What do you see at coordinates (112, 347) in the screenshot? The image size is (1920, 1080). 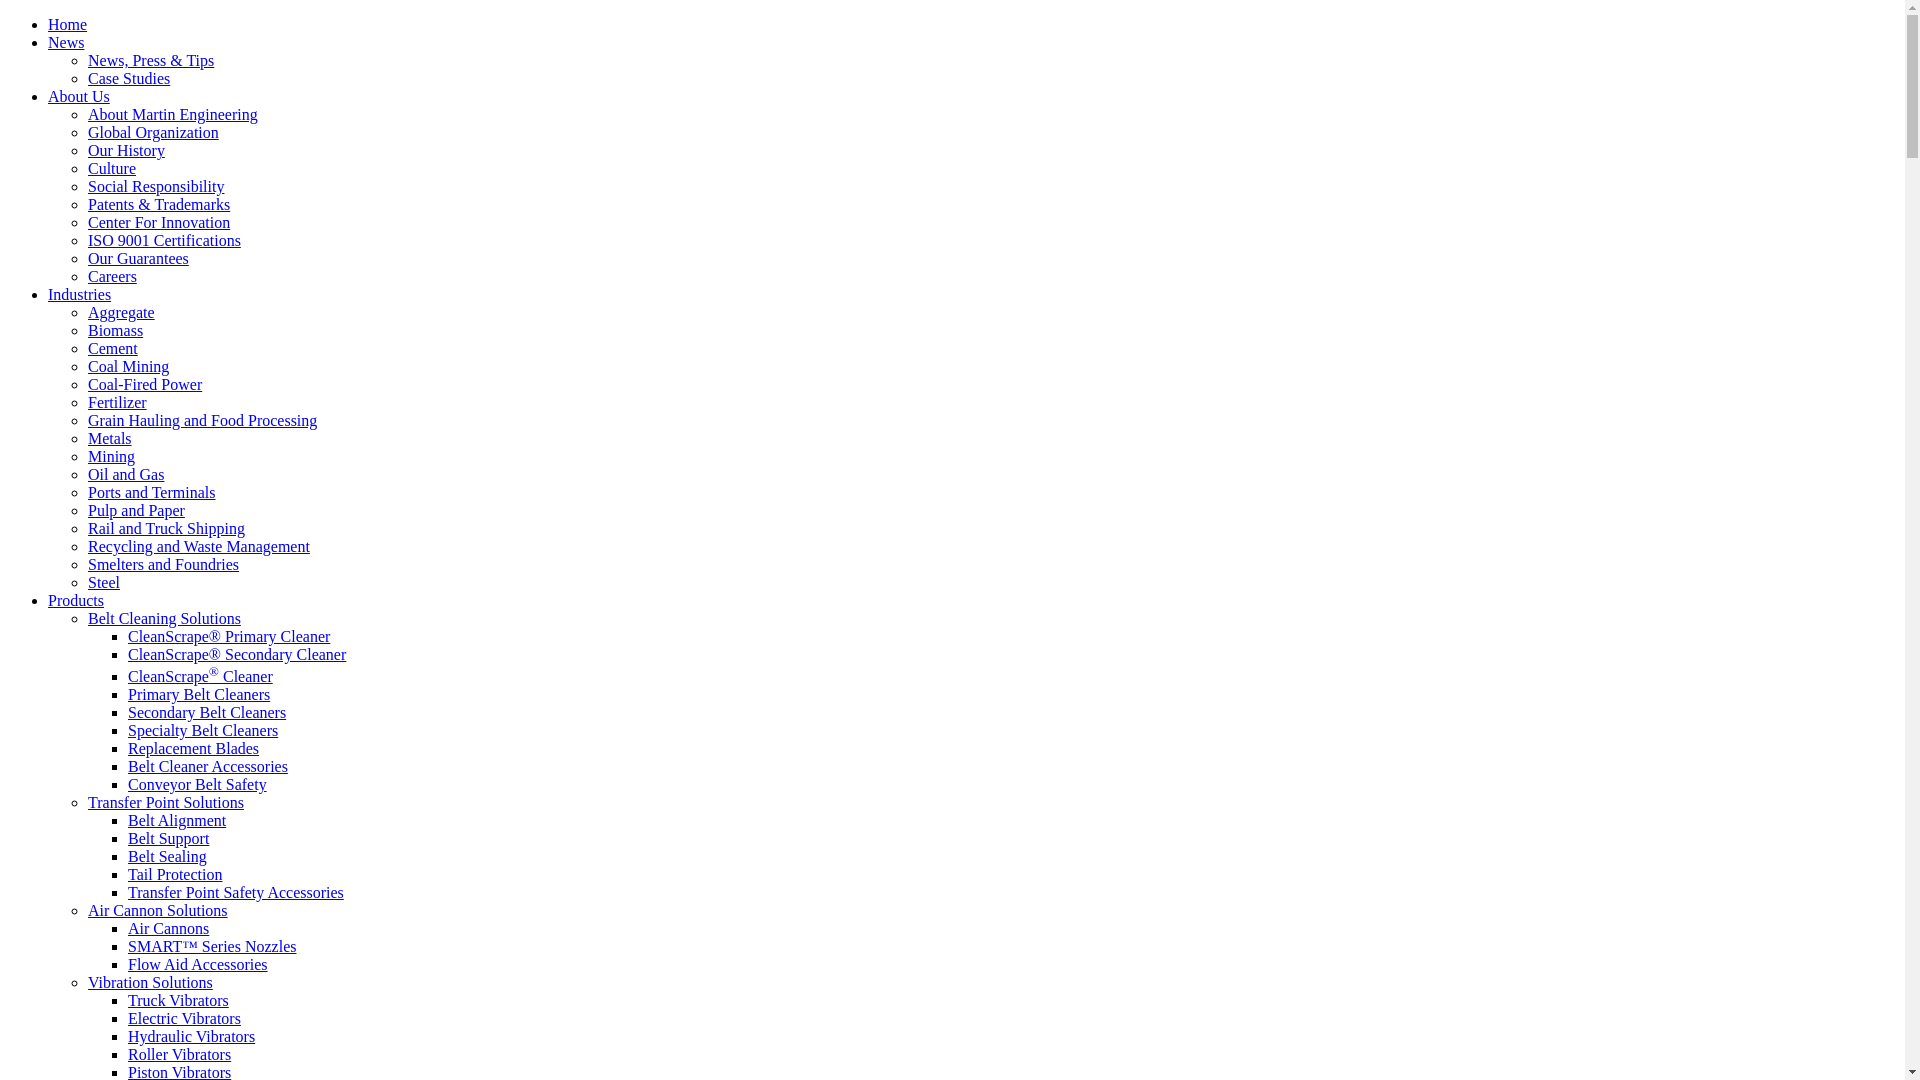 I see `'Cement'` at bounding box center [112, 347].